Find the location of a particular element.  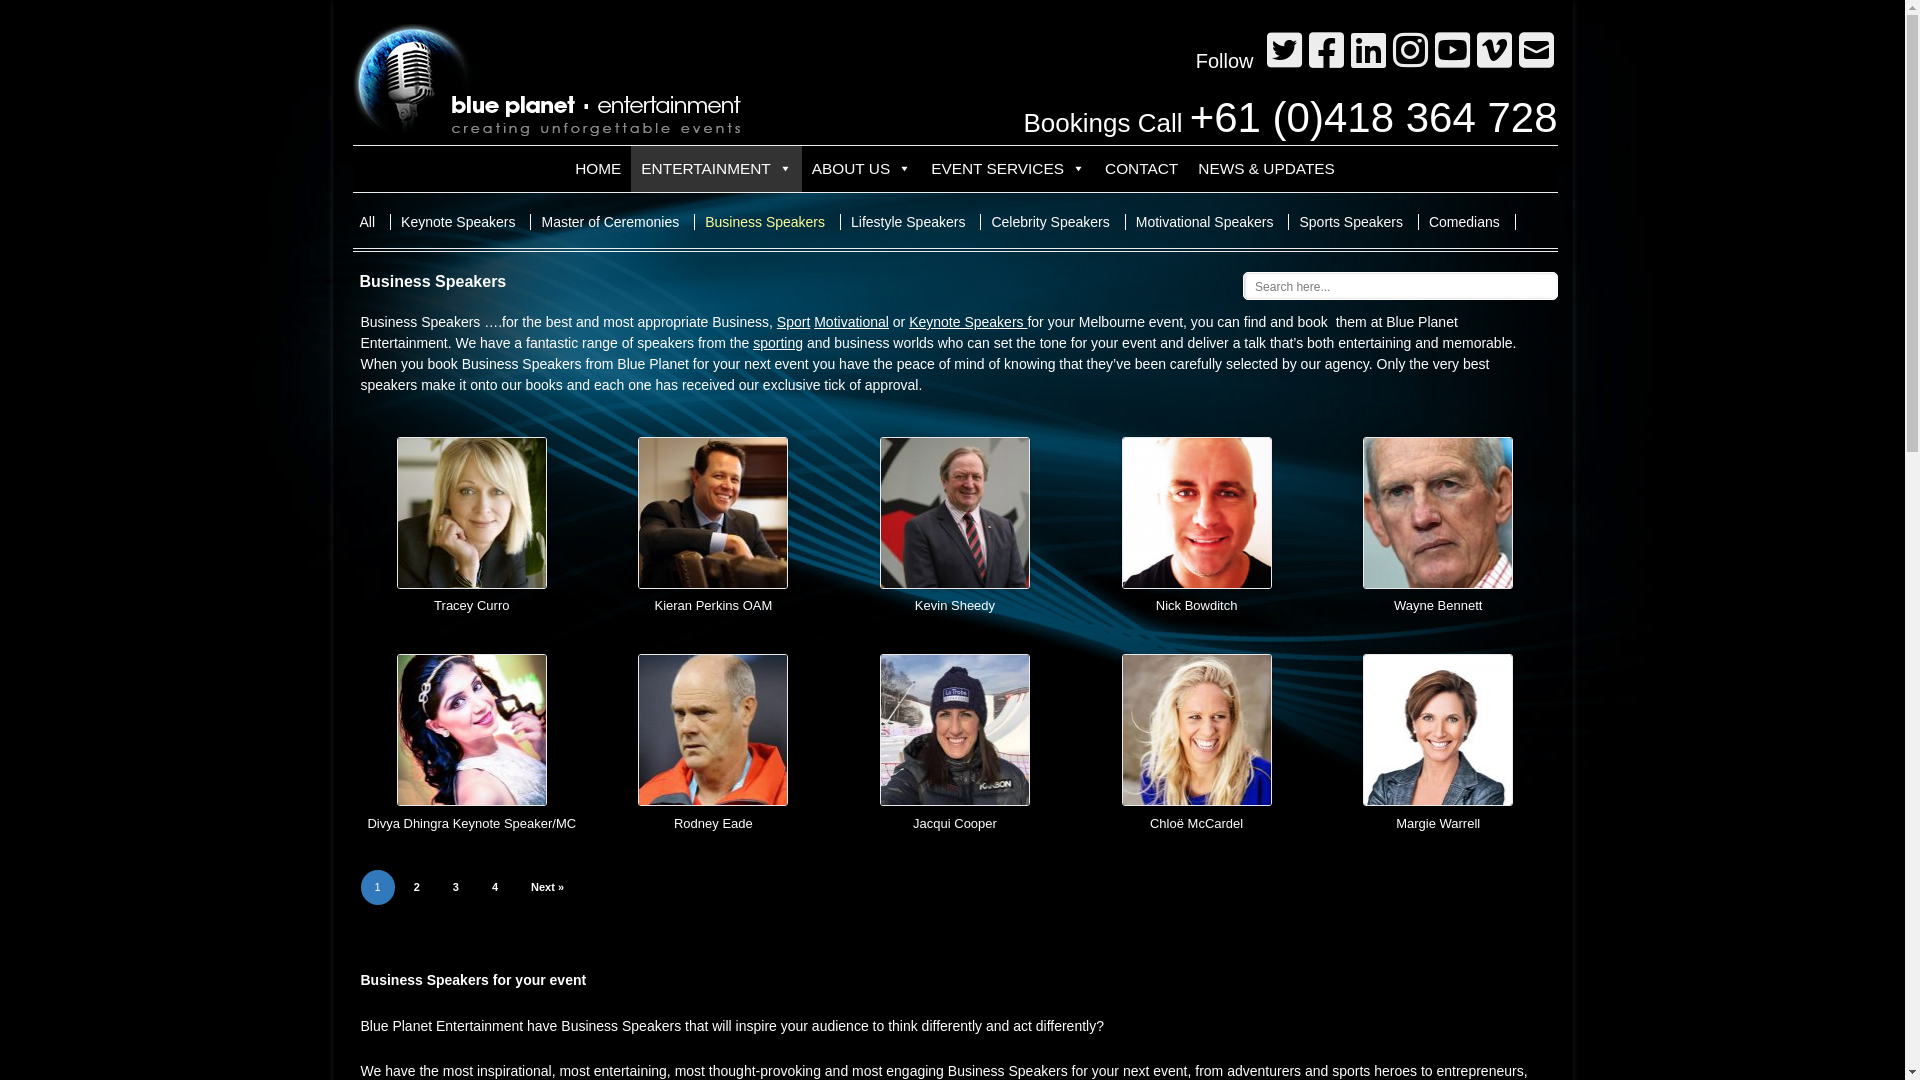

'All' is located at coordinates (375, 222).